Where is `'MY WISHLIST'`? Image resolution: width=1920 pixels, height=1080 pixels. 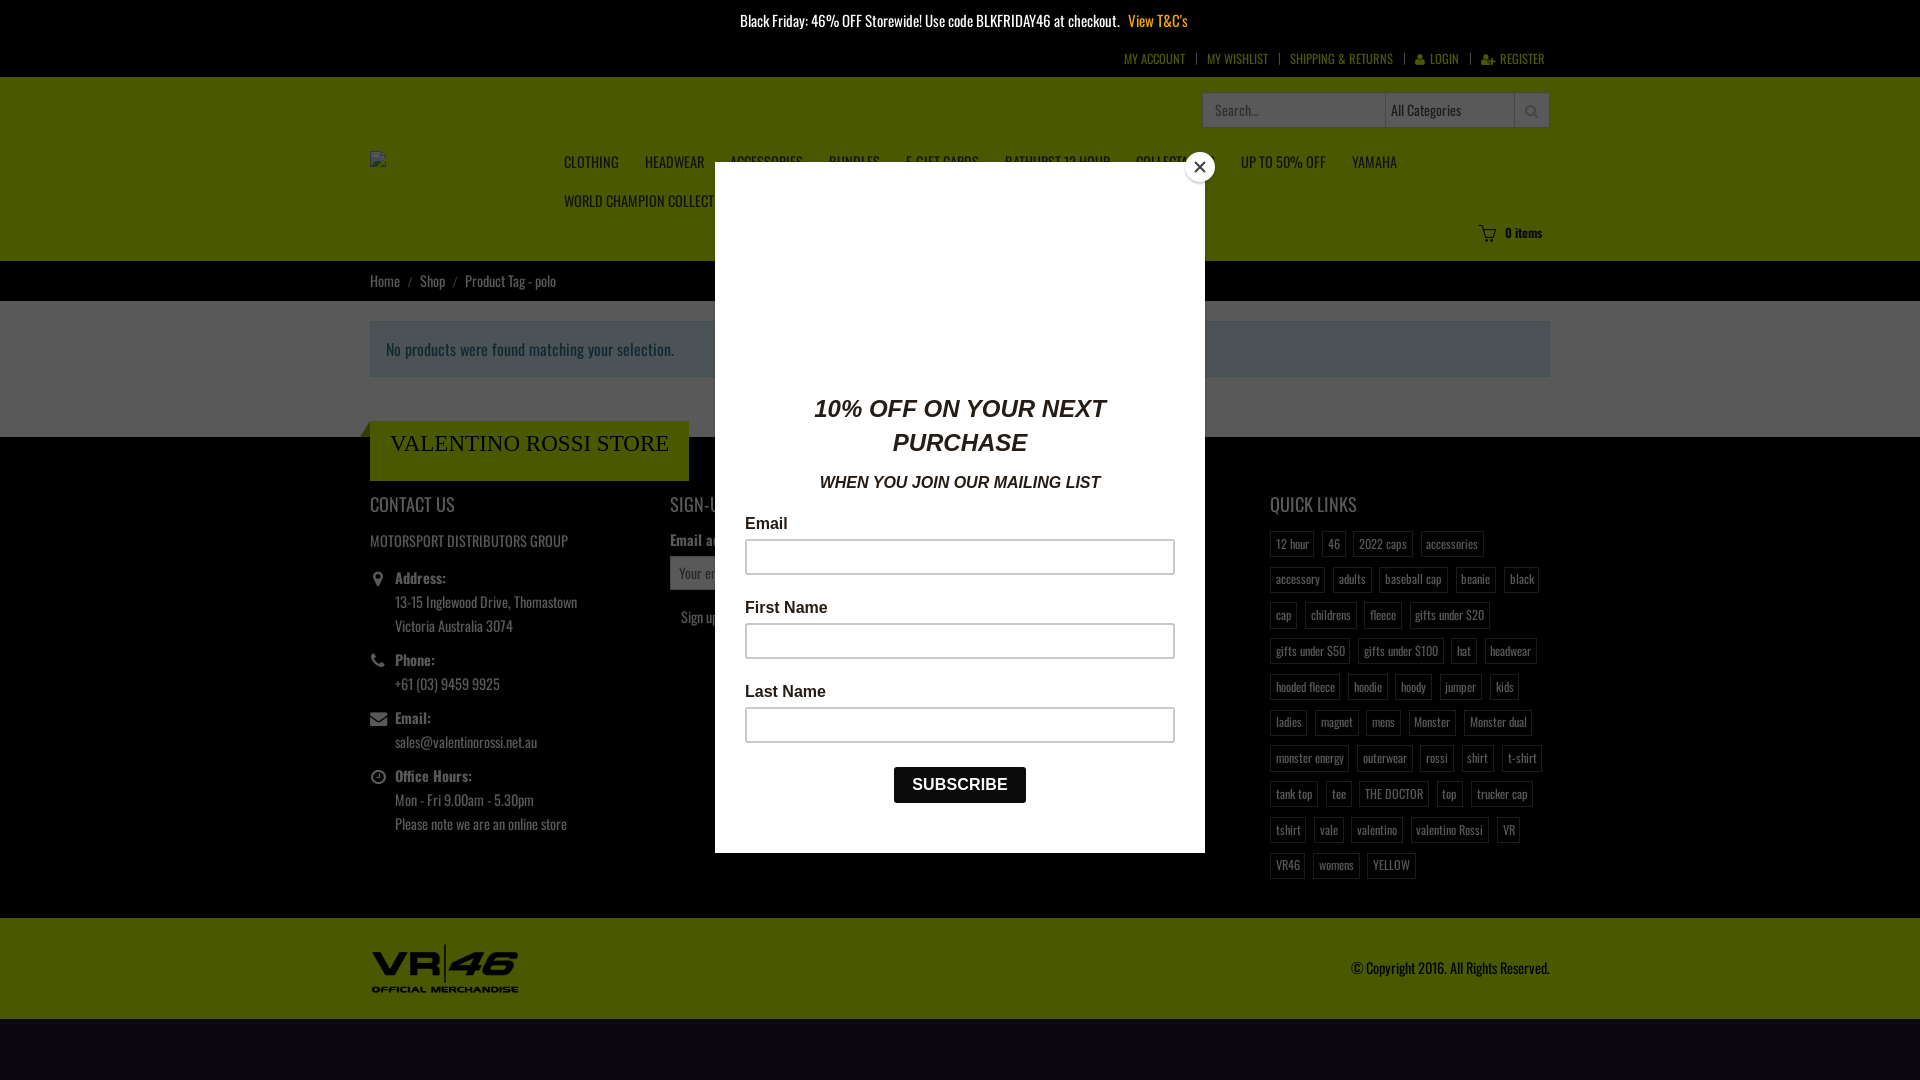
'MY WISHLIST' is located at coordinates (1236, 57).